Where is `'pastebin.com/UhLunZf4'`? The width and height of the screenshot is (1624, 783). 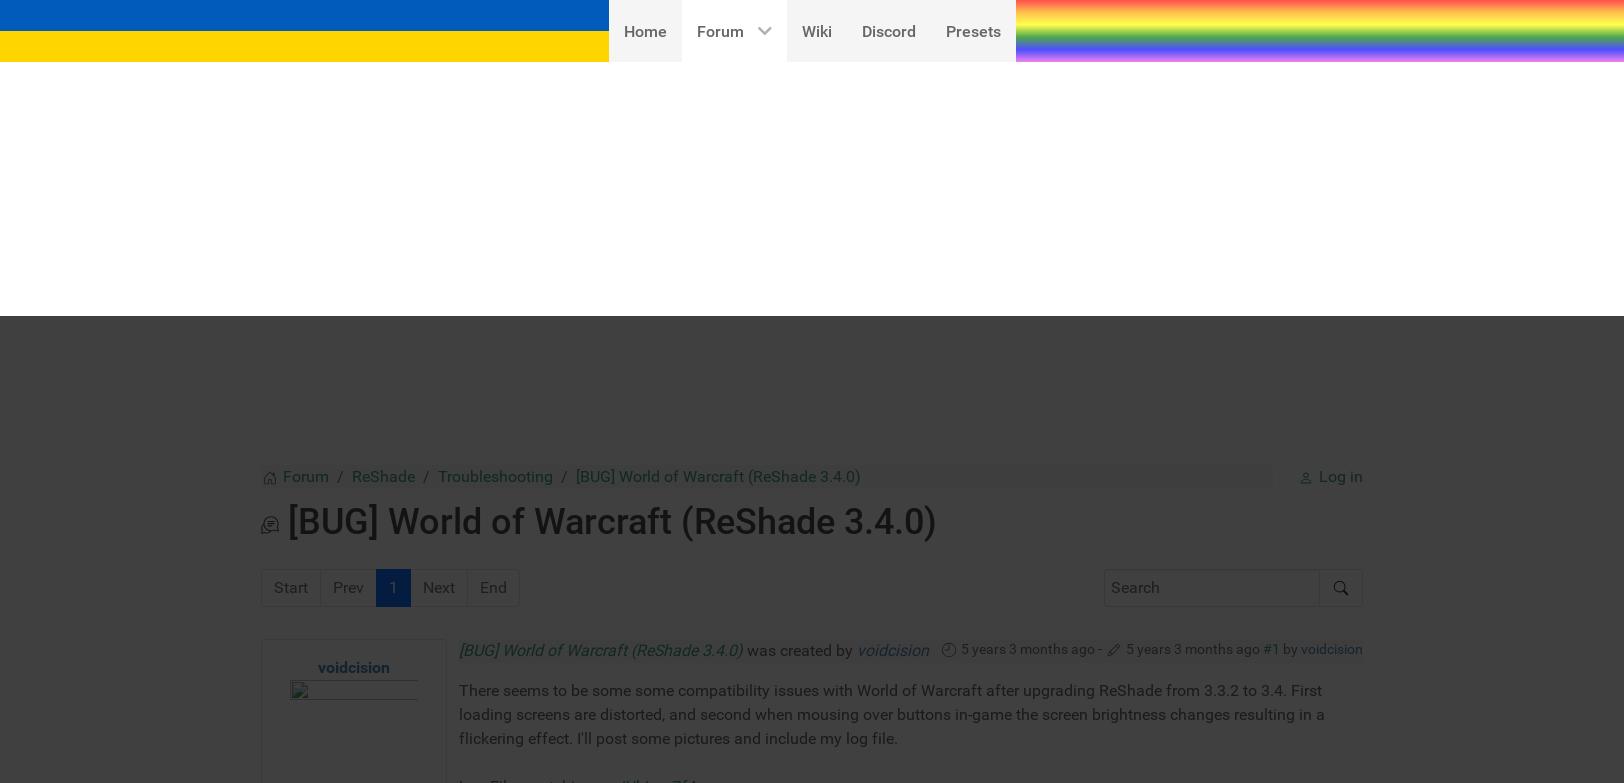 'pastebin.com/UhLunZf4' is located at coordinates (609, 468).